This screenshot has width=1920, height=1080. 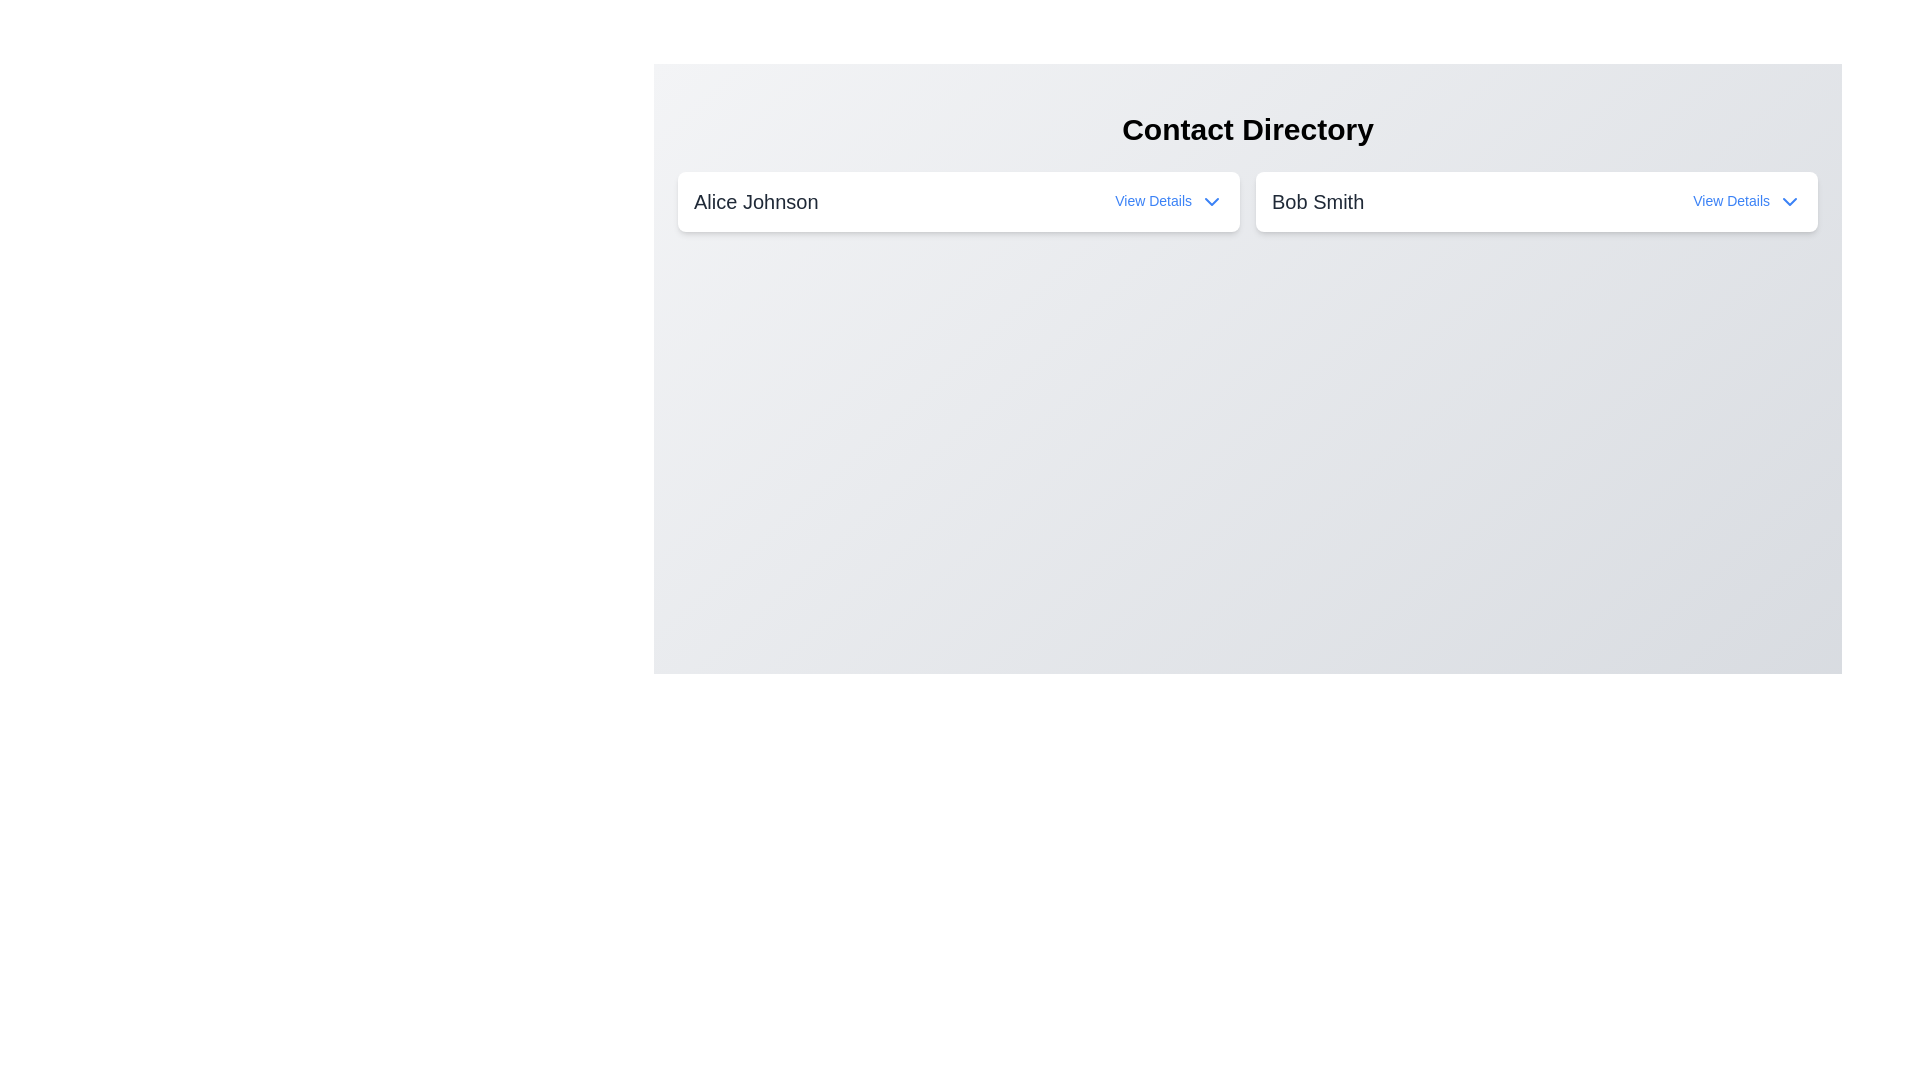 What do you see at coordinates (1247, 130) in the screenshot?
I see `the text heading labeled 'Contact Directory' which is styled in bold and large font at the top center of the interface` at bounding box center [1247, 130].